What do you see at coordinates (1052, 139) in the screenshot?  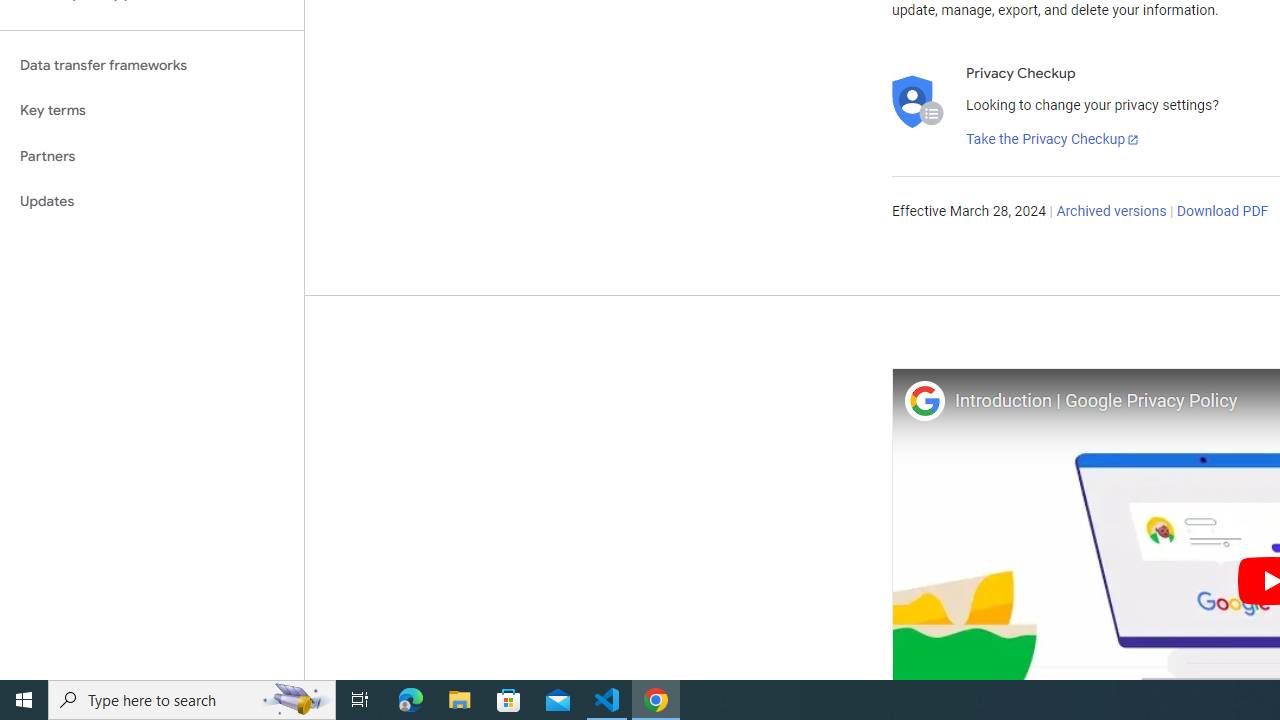 I see `'Take the Privacy Checkup'` at bounding box center [1052, 139].